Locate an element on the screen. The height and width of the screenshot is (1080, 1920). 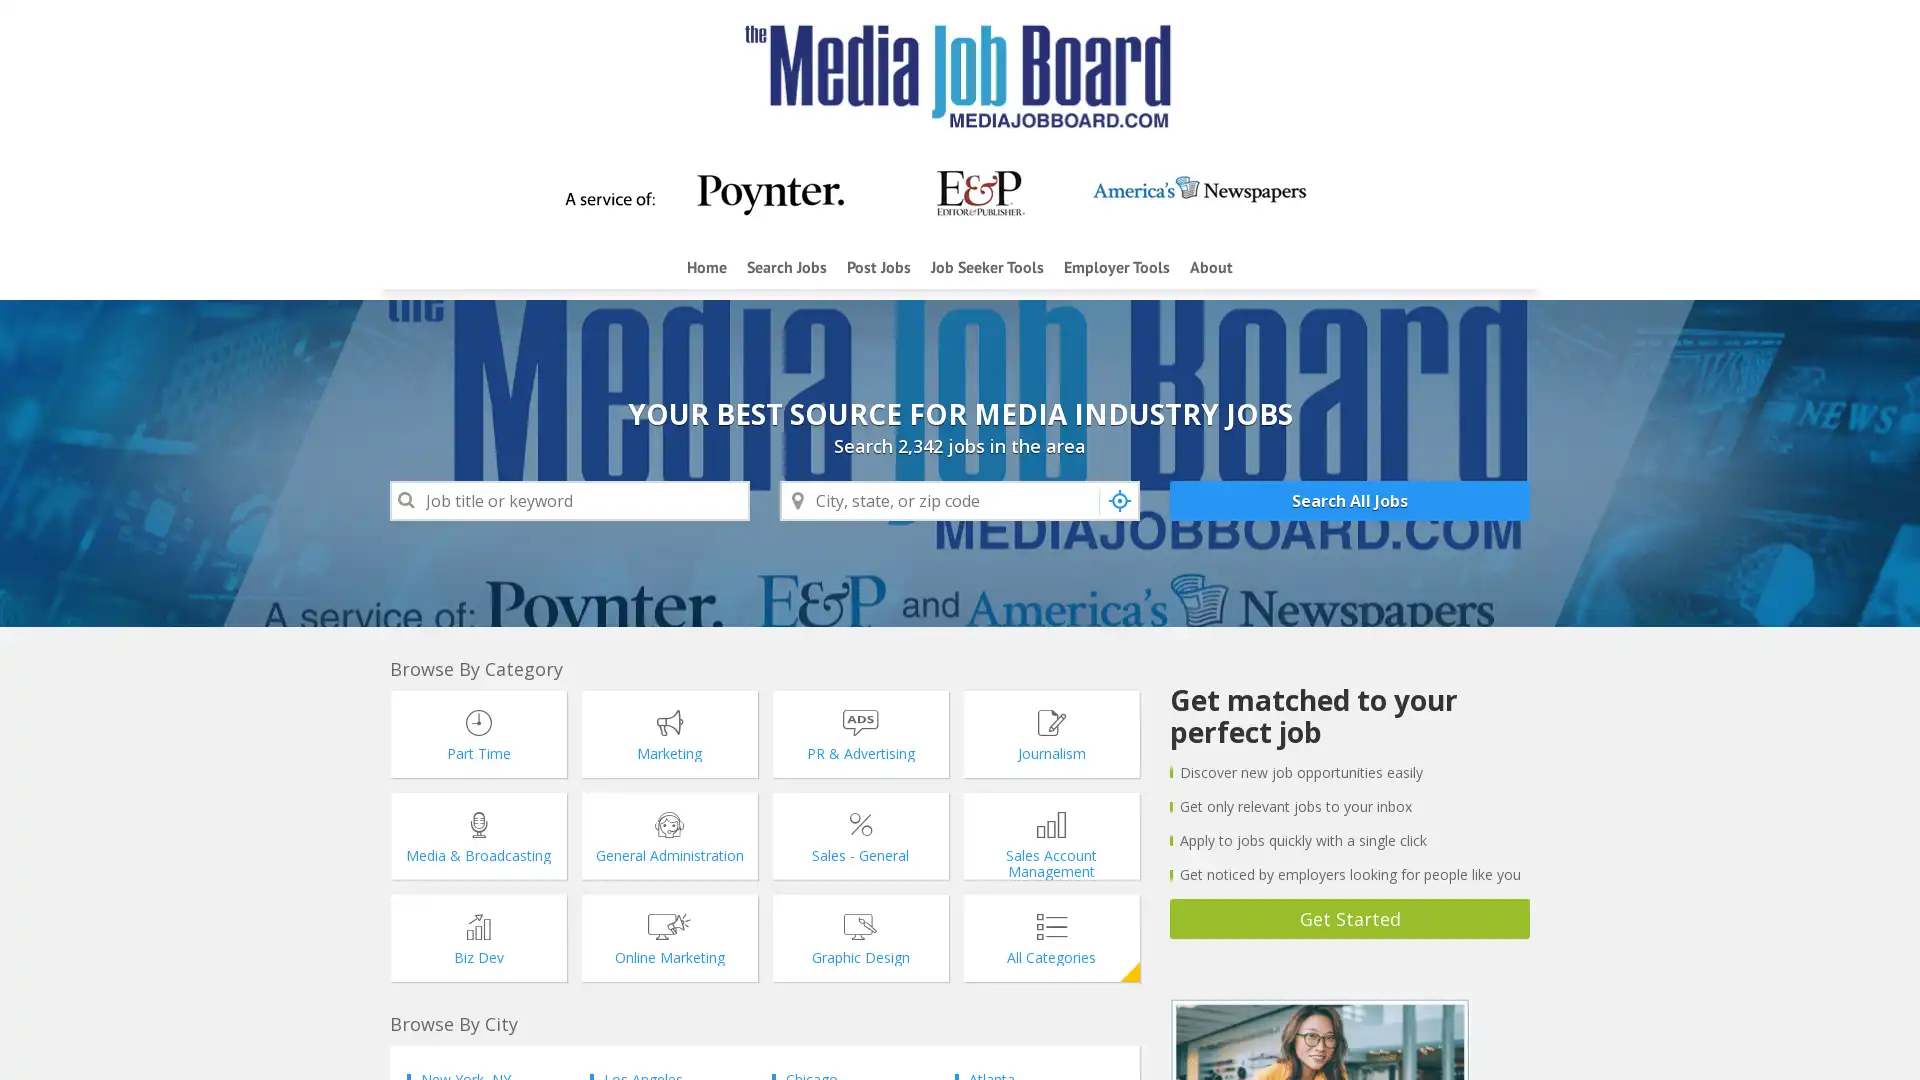
Get Started is located at coordinates (1349, 918).